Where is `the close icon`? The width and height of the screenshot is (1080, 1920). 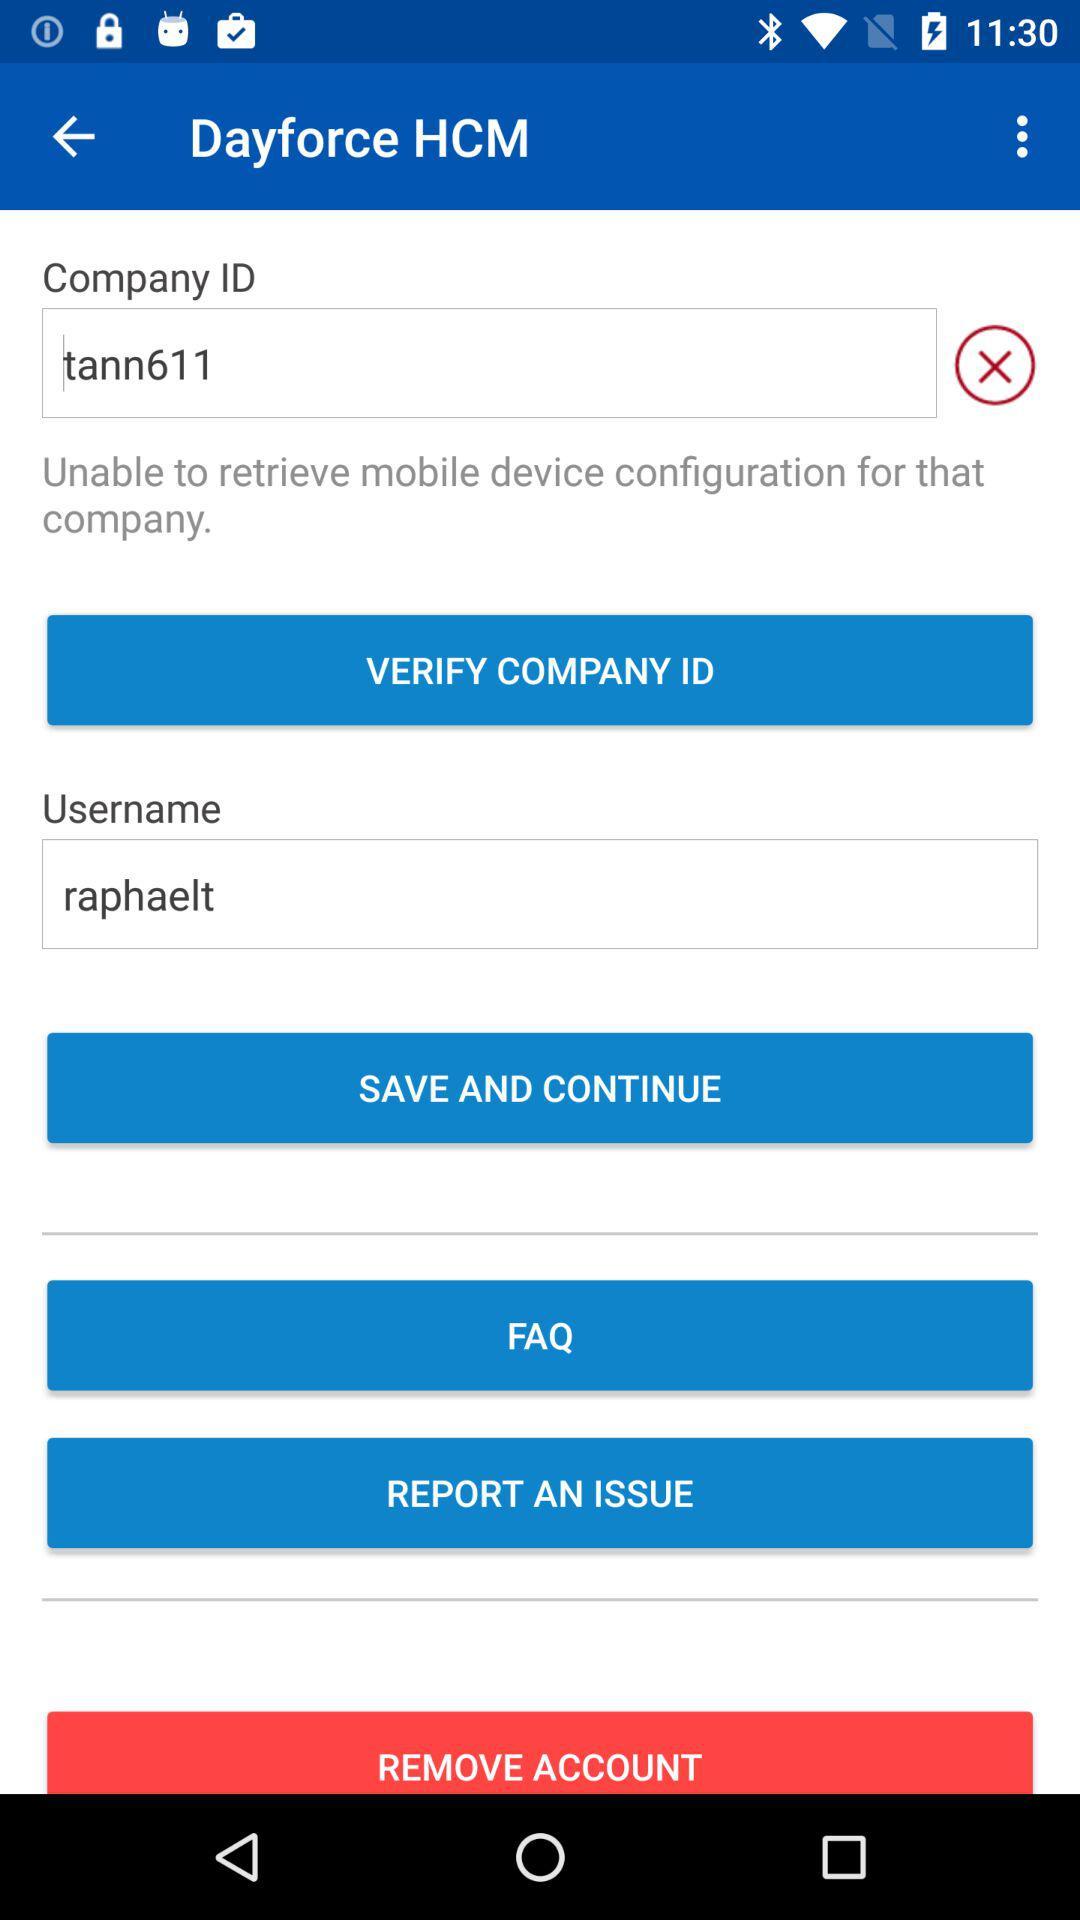
the close icon is located at coordinates (994, 363).